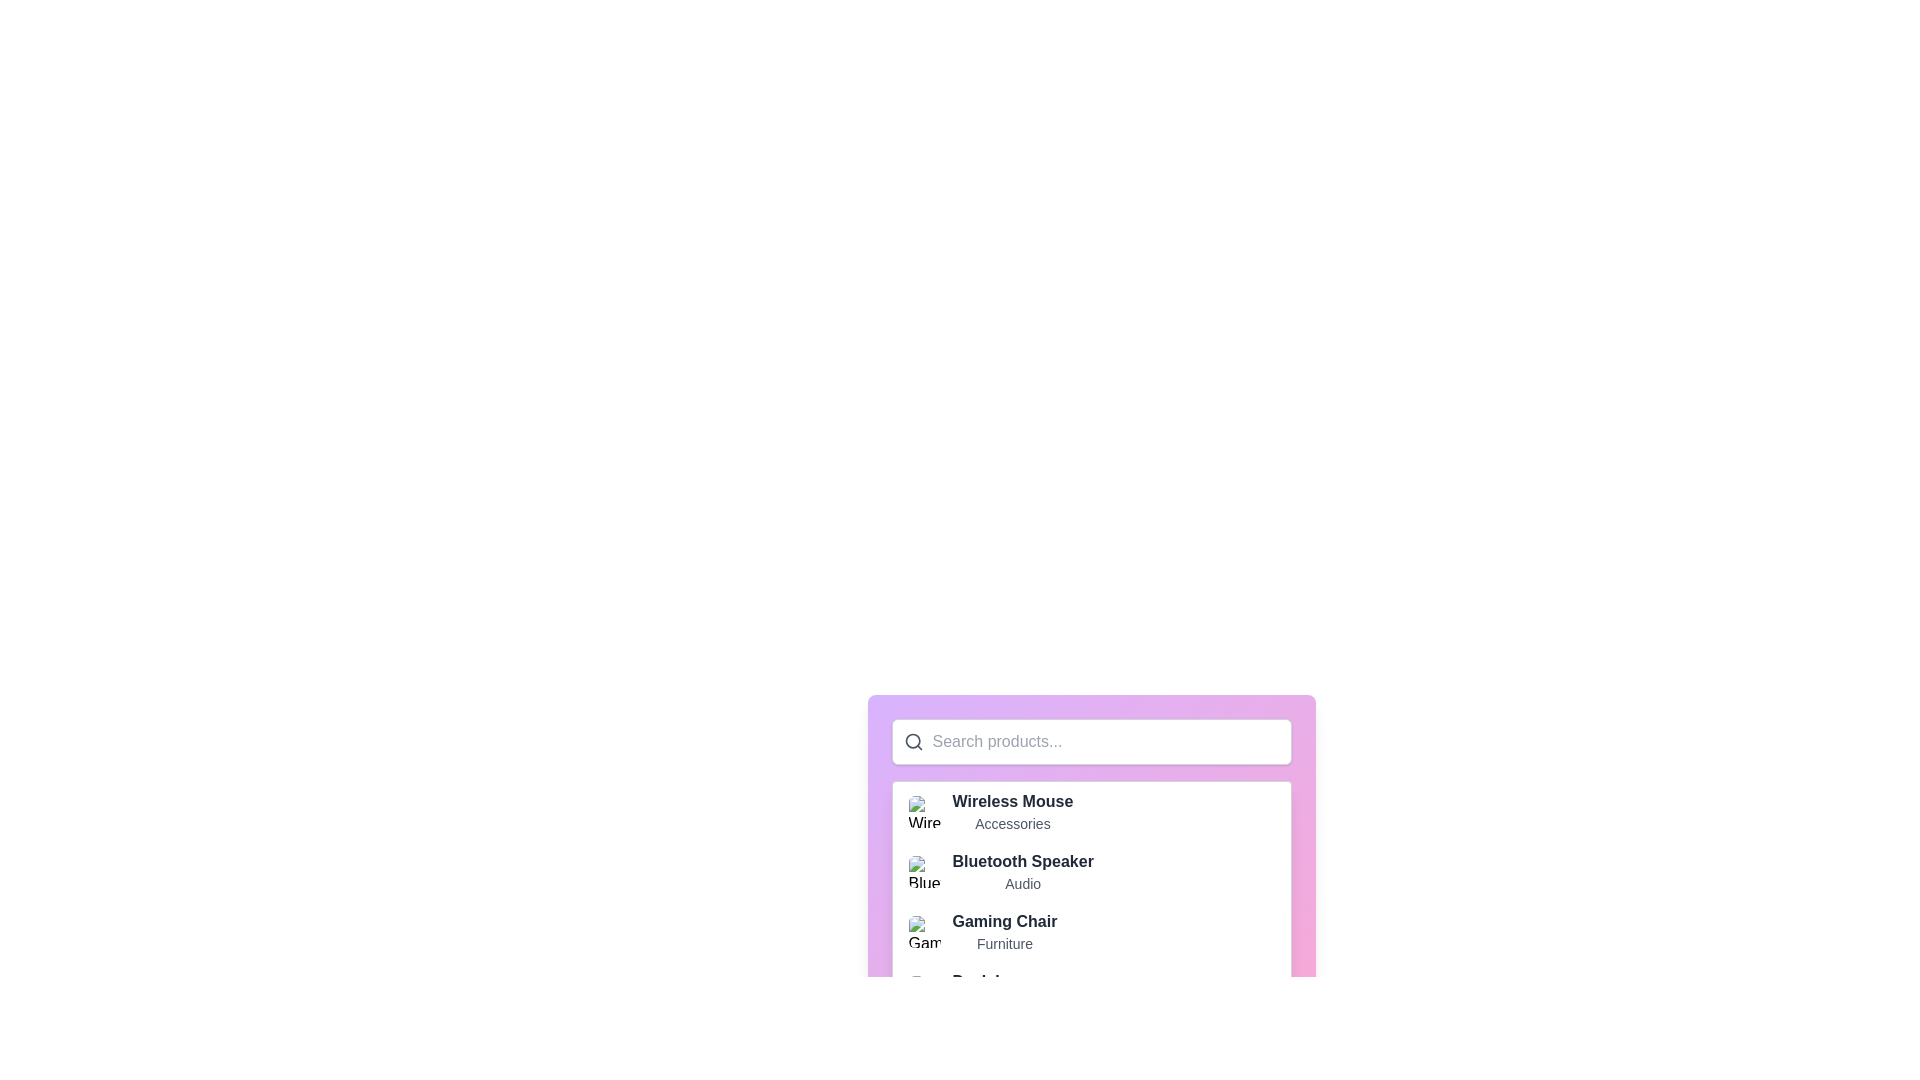  What do you see at coordinates (1090, 932) in the screenshot?
I see `the third item in the dropdown list, which is the 'Gaming Chair' entry under 'Furniture'` at bounding box center [1090, 932].